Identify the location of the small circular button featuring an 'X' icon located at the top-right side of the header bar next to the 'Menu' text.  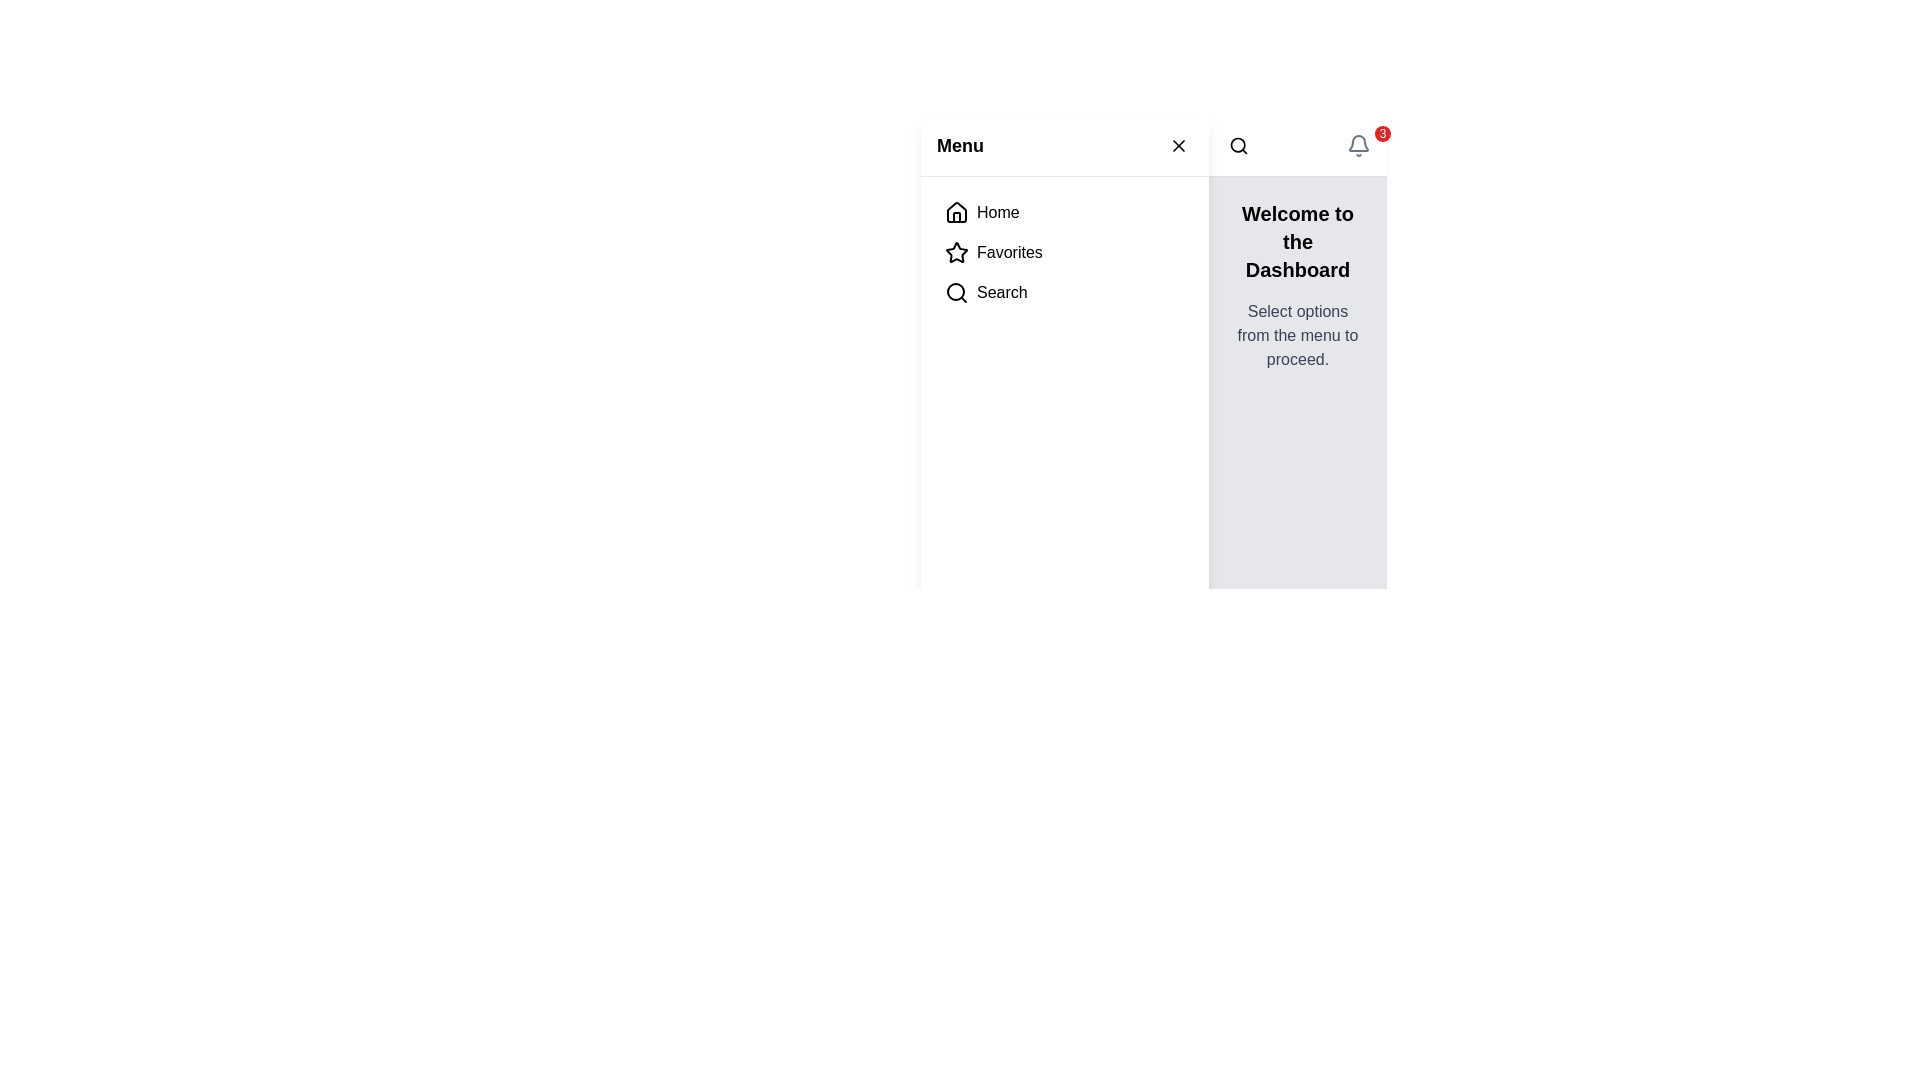
(1179, 145).